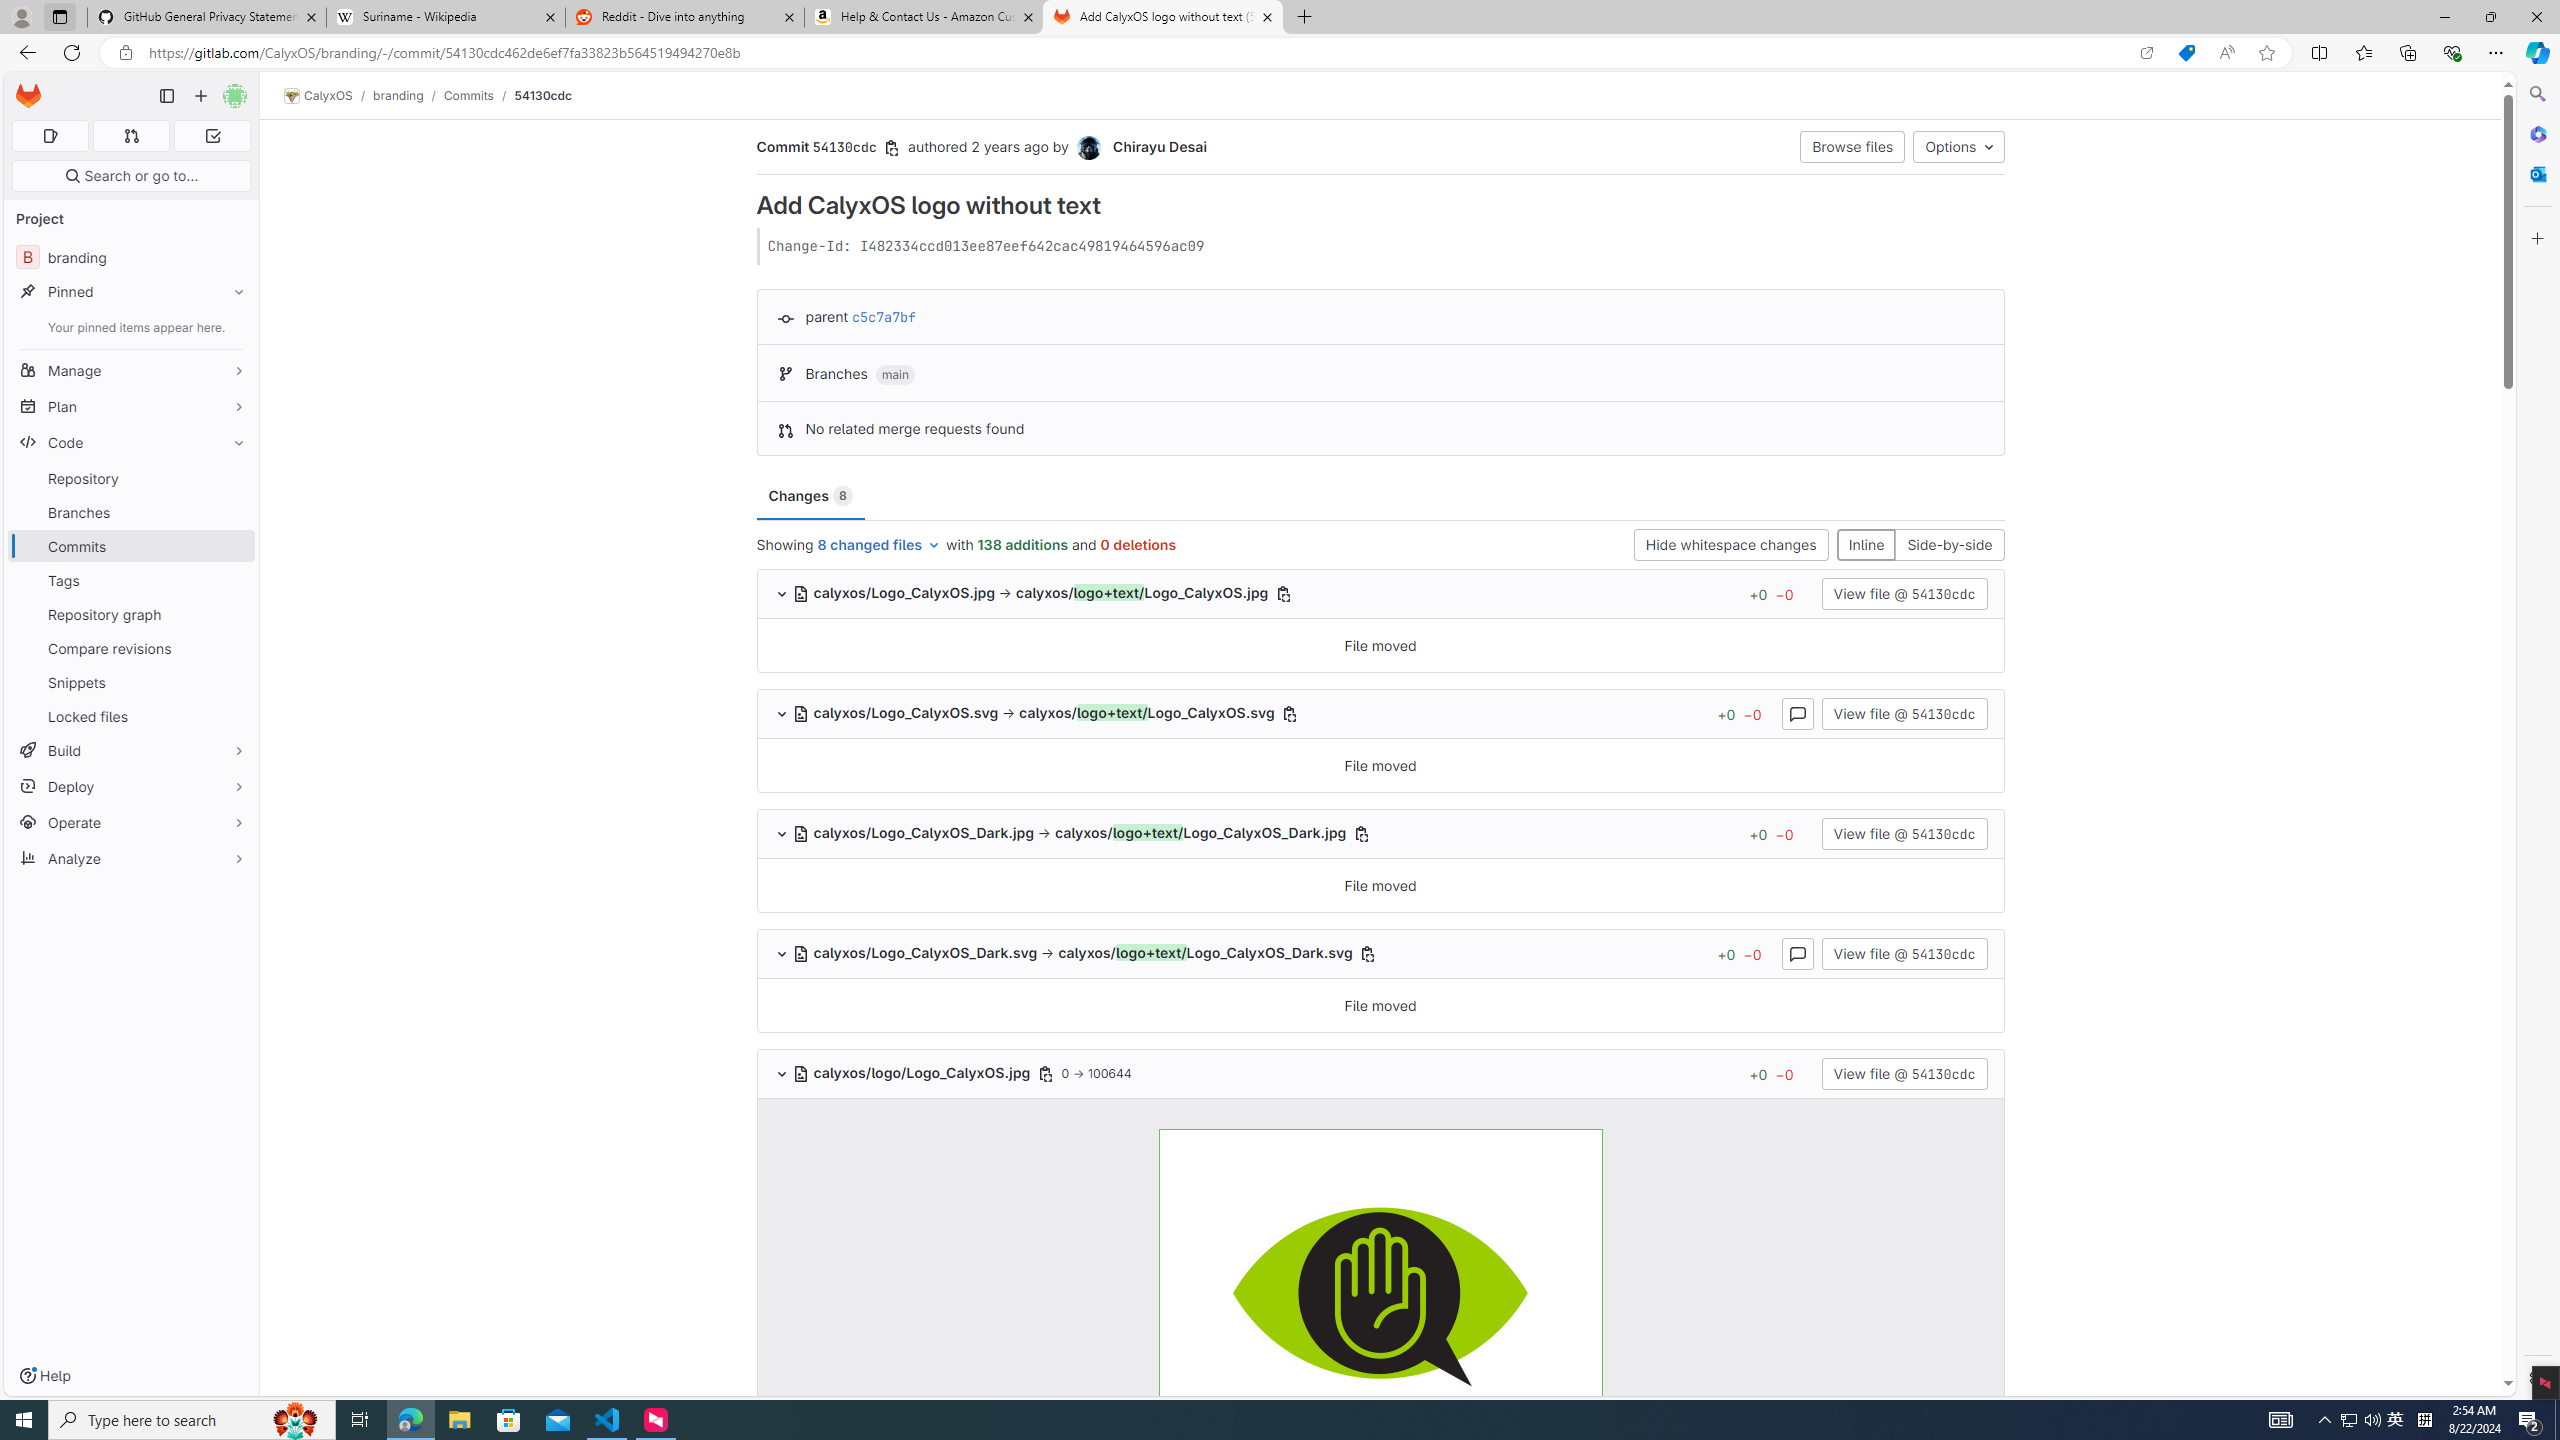 This screenshot has width=2560, height=1440. Describe the element at coordinates (407, 95) in the screenshot. I see `'branding/'` at that location.